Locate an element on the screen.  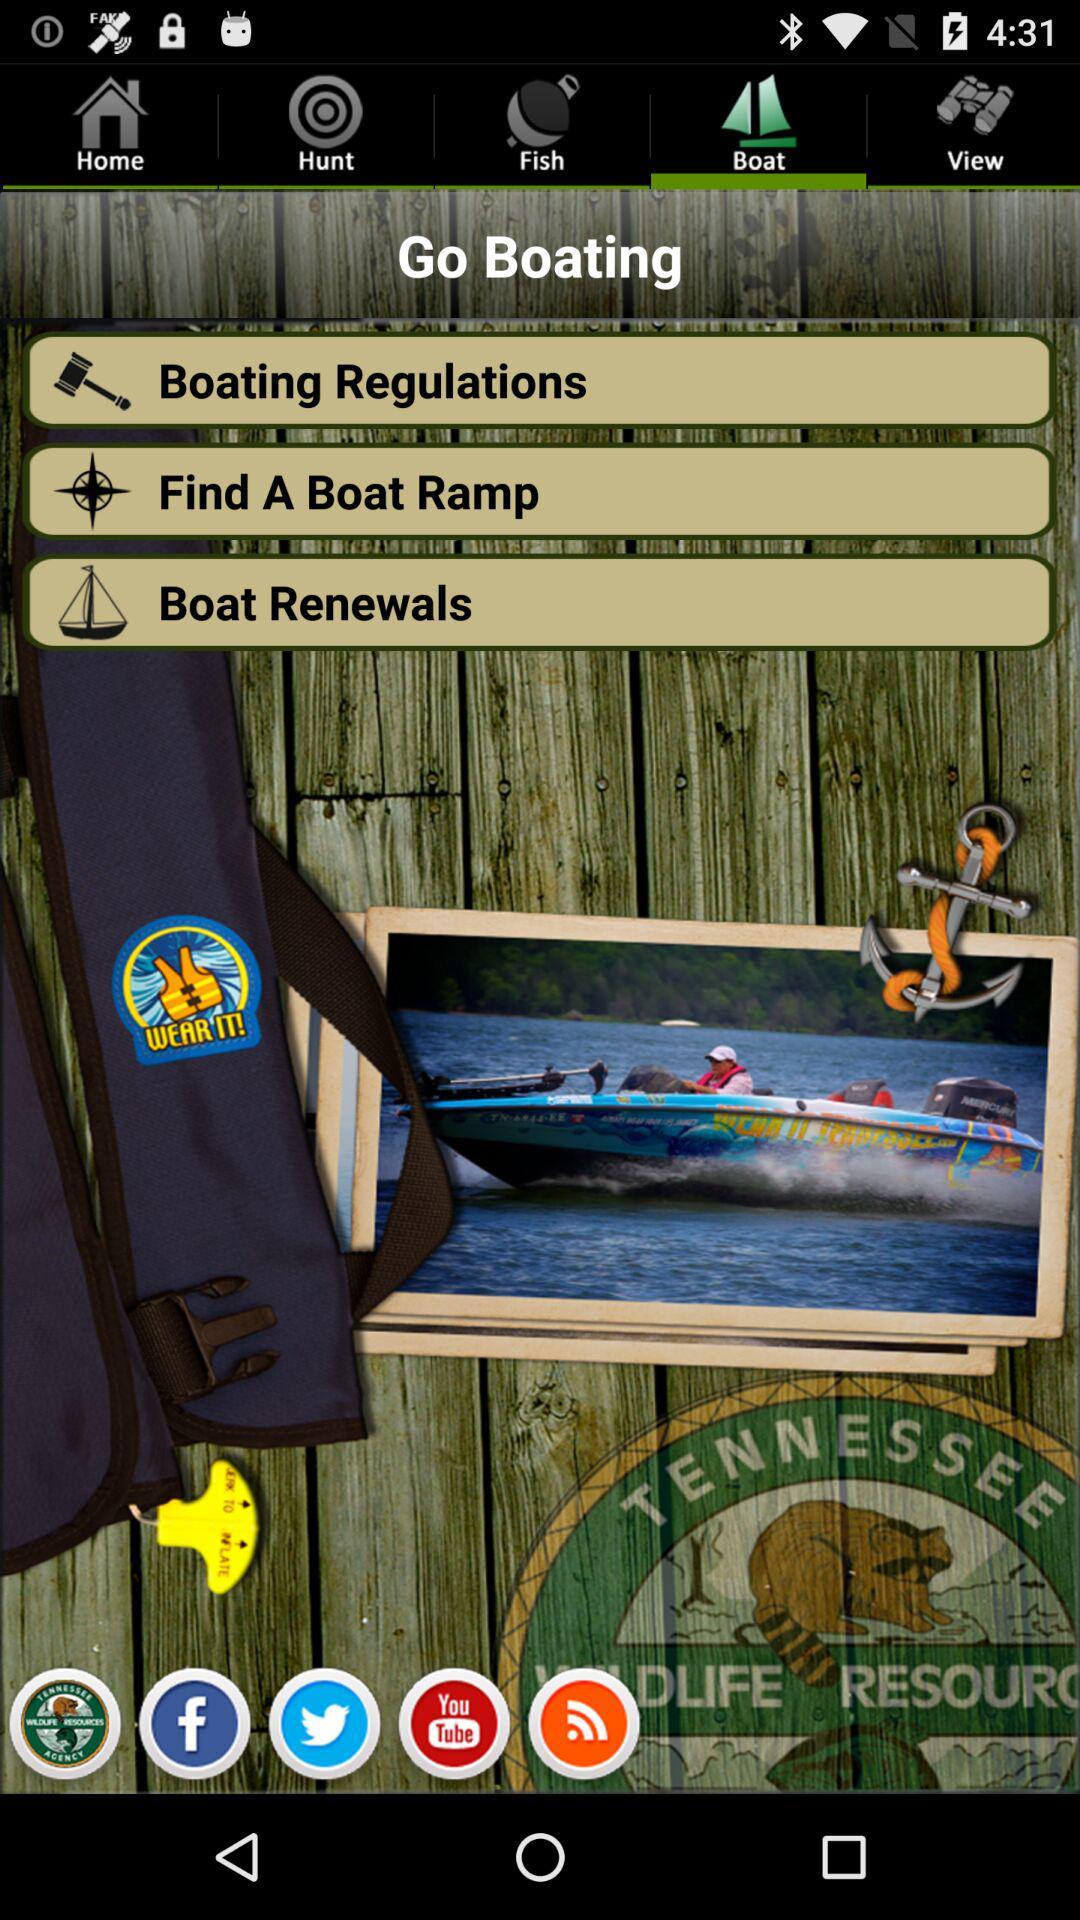
image button is located at coordinates (63, 1728).